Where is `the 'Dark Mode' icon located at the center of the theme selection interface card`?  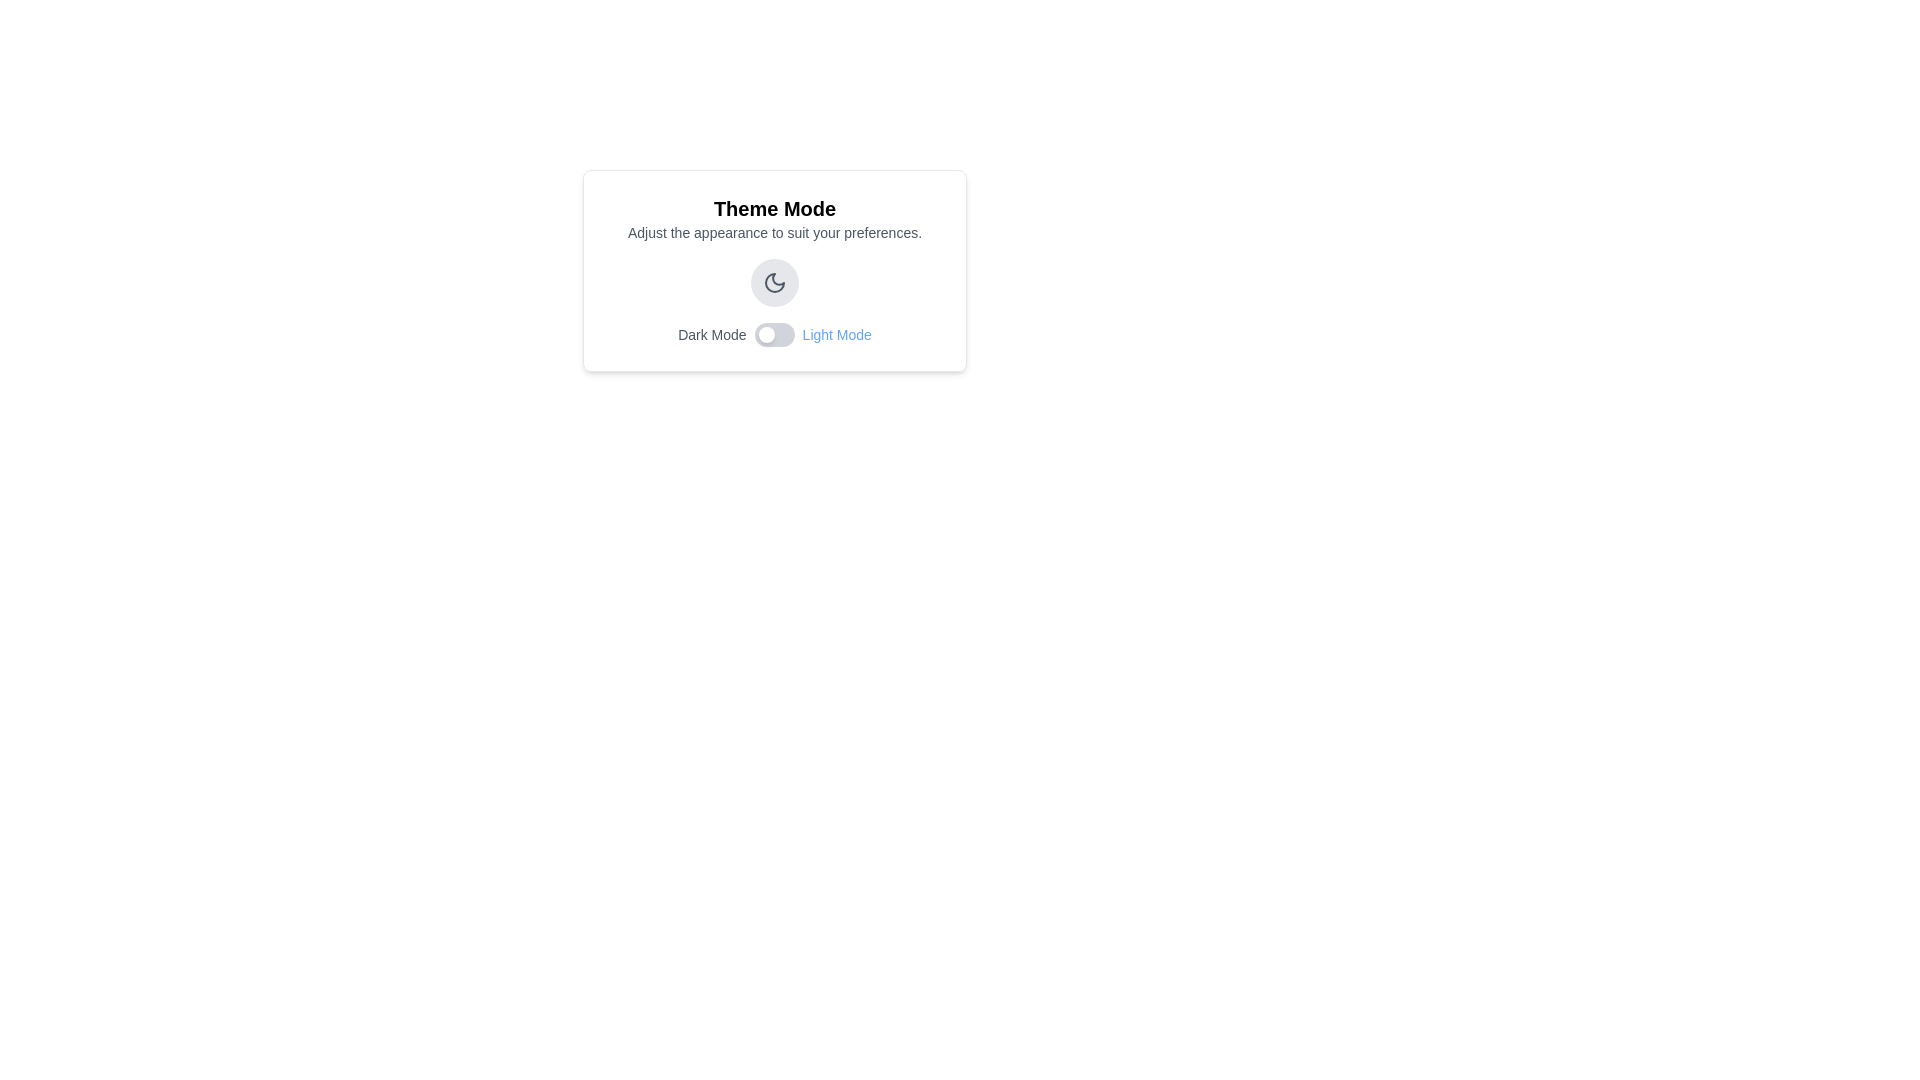 the 'Dark Mode' icon located at the center of the theme selection interface card is located at coordinates (773, 282).